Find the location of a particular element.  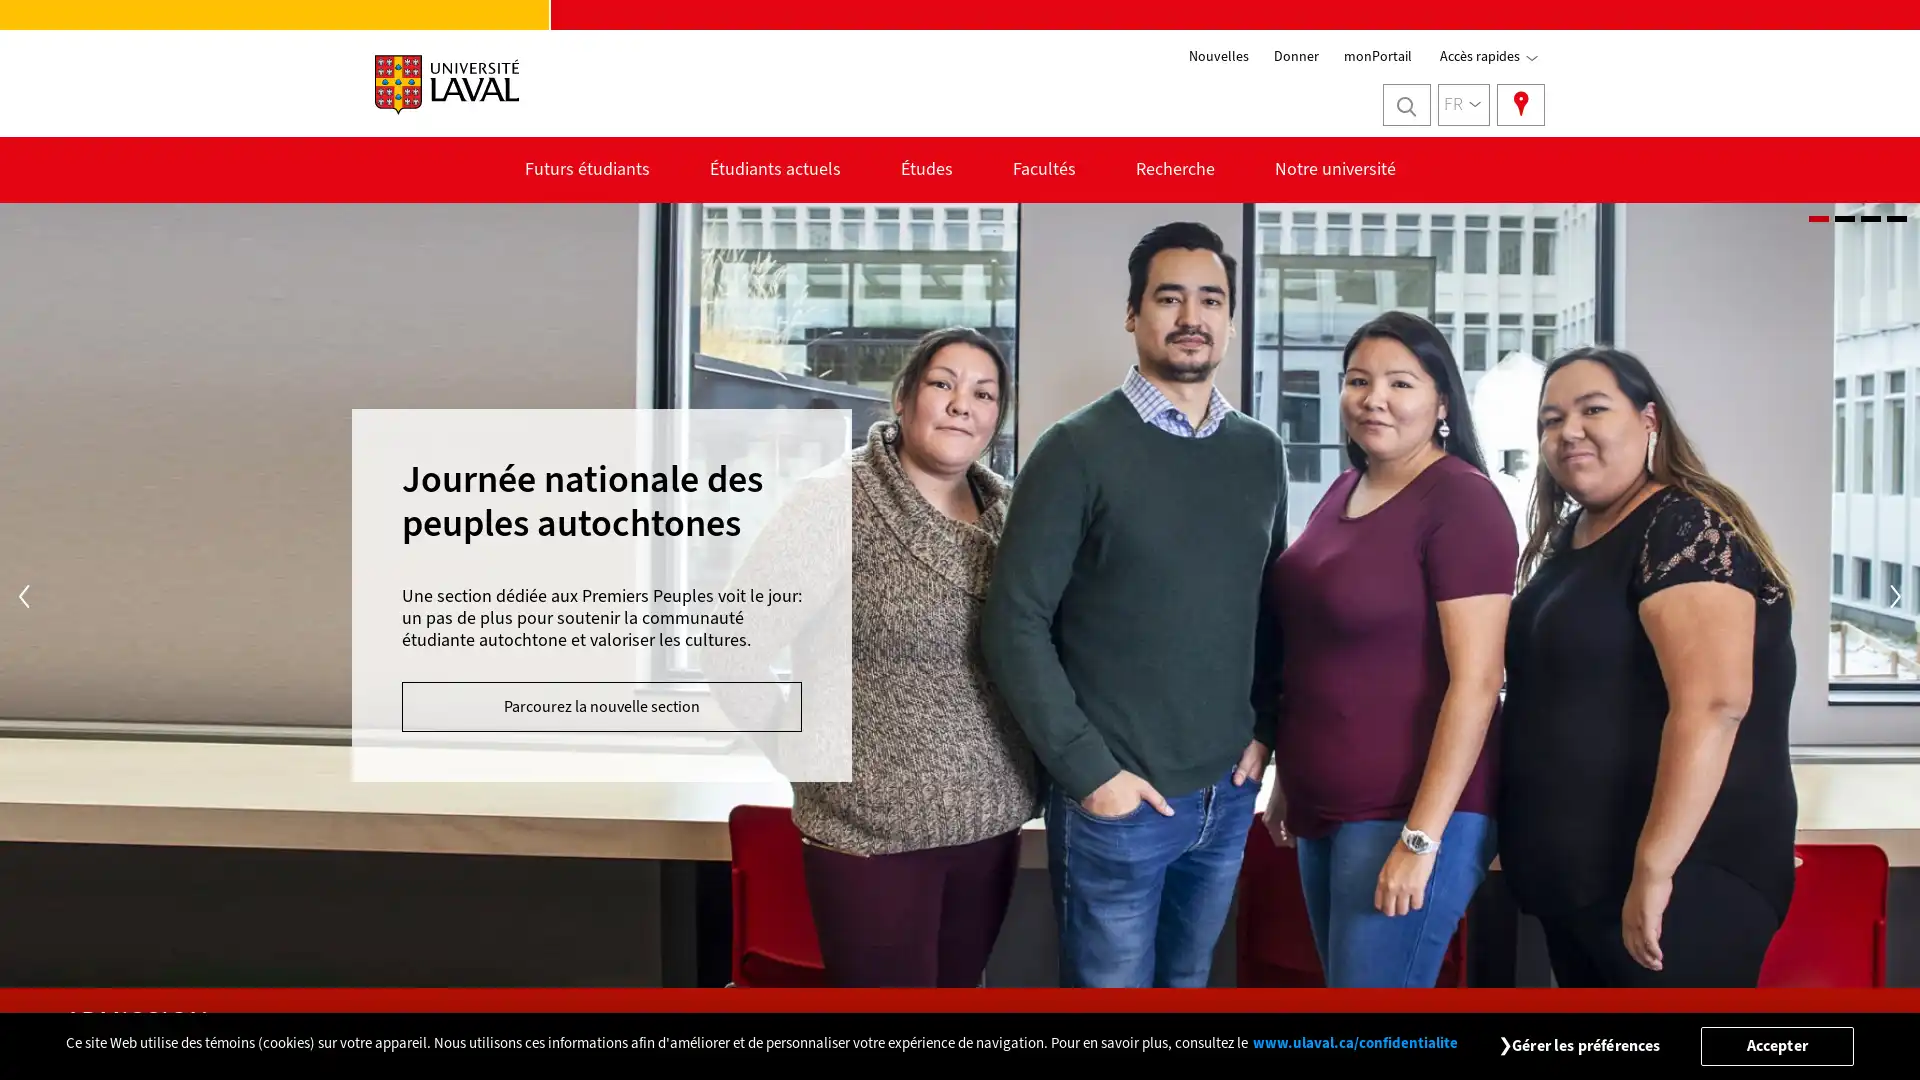

Francais is located at coordinates (1464, 104).